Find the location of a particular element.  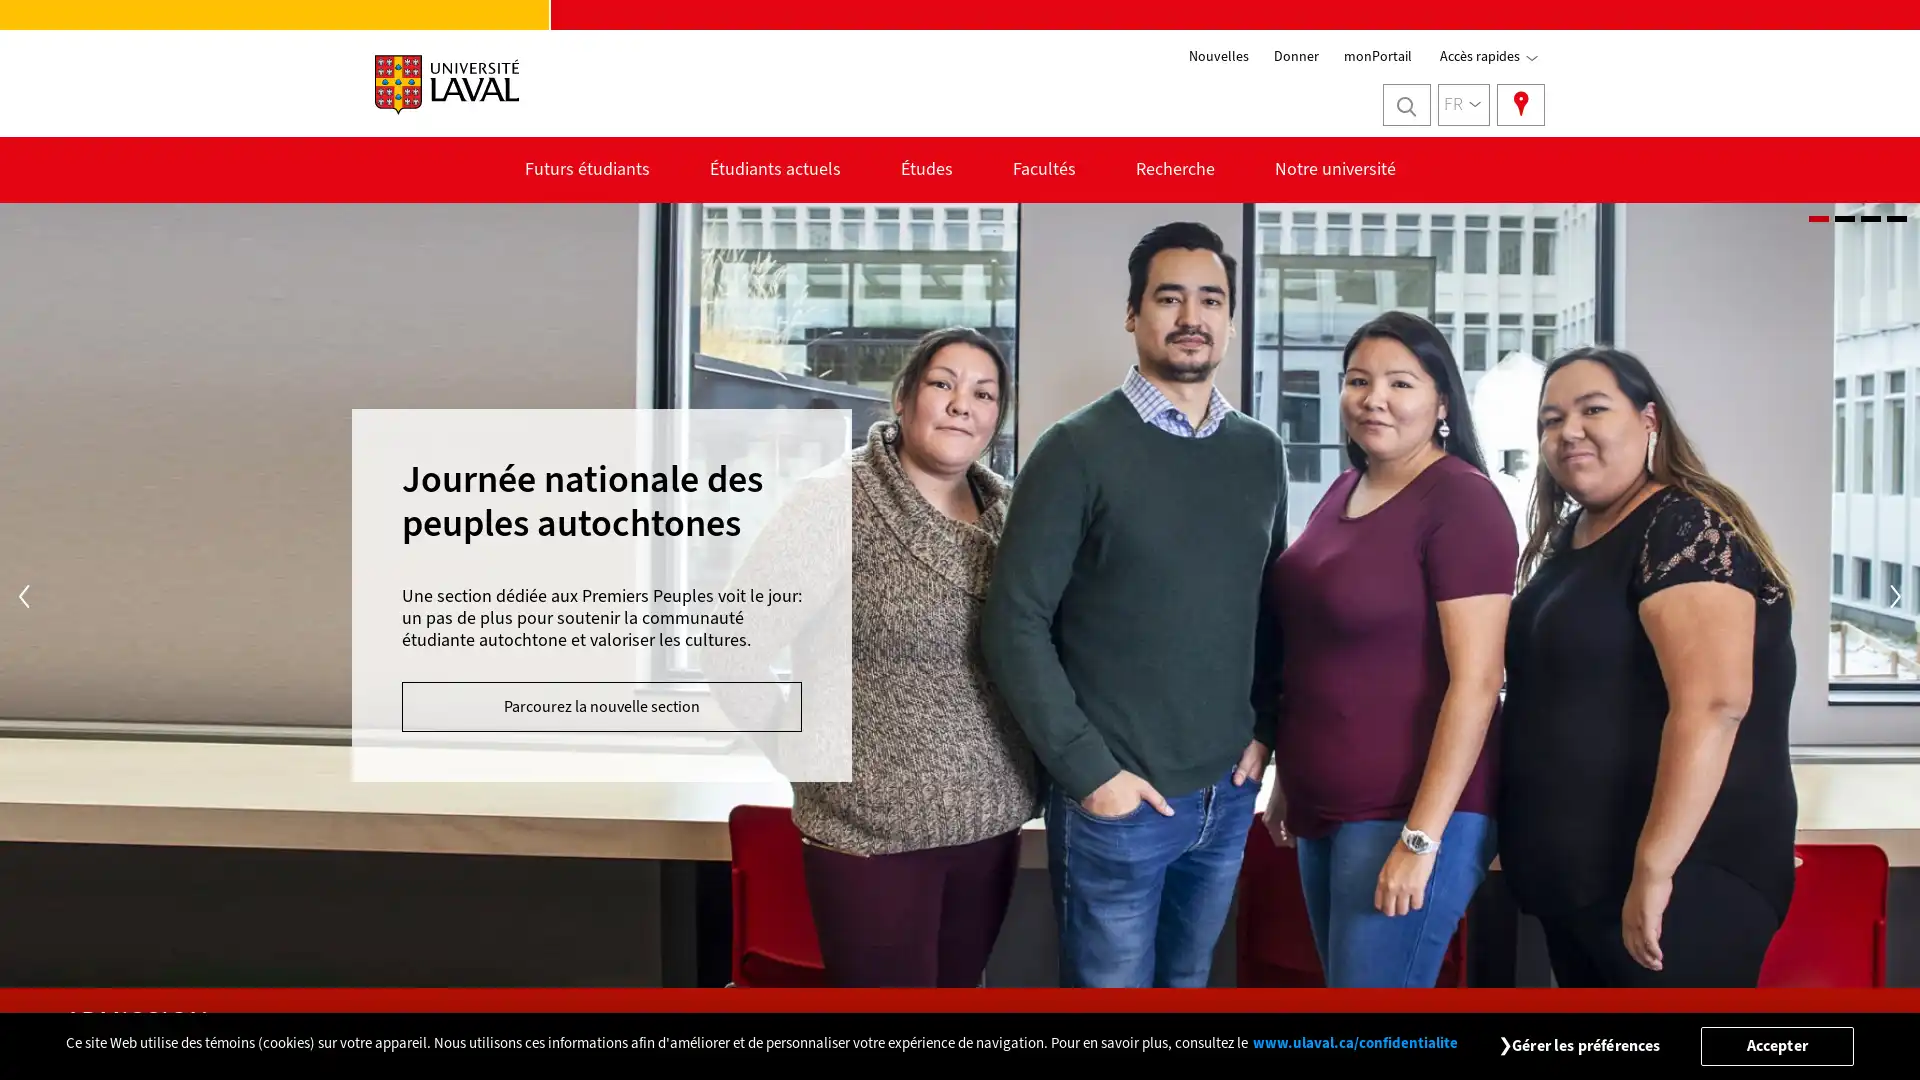

Francais is located at coordinates (1464, 104).